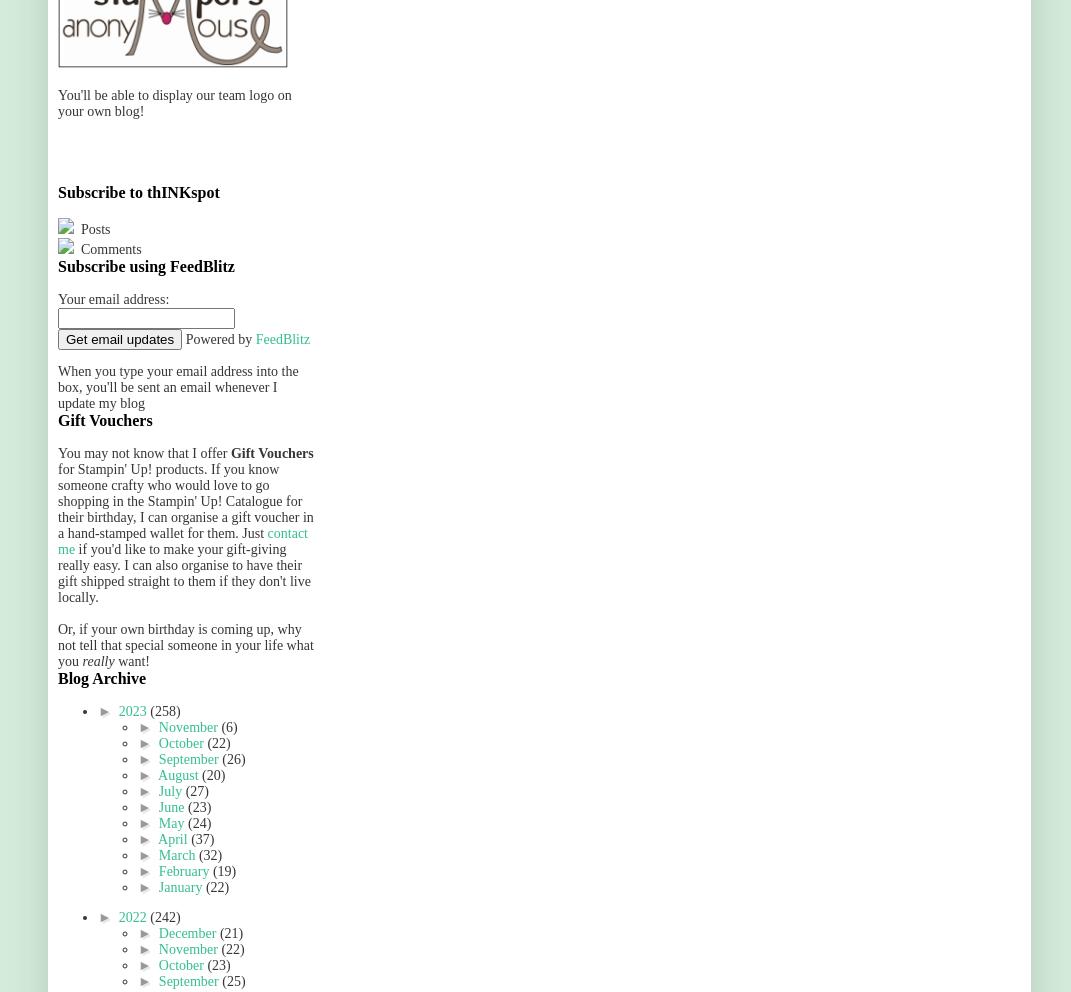  I want to click on 'really', so click(97, 661).